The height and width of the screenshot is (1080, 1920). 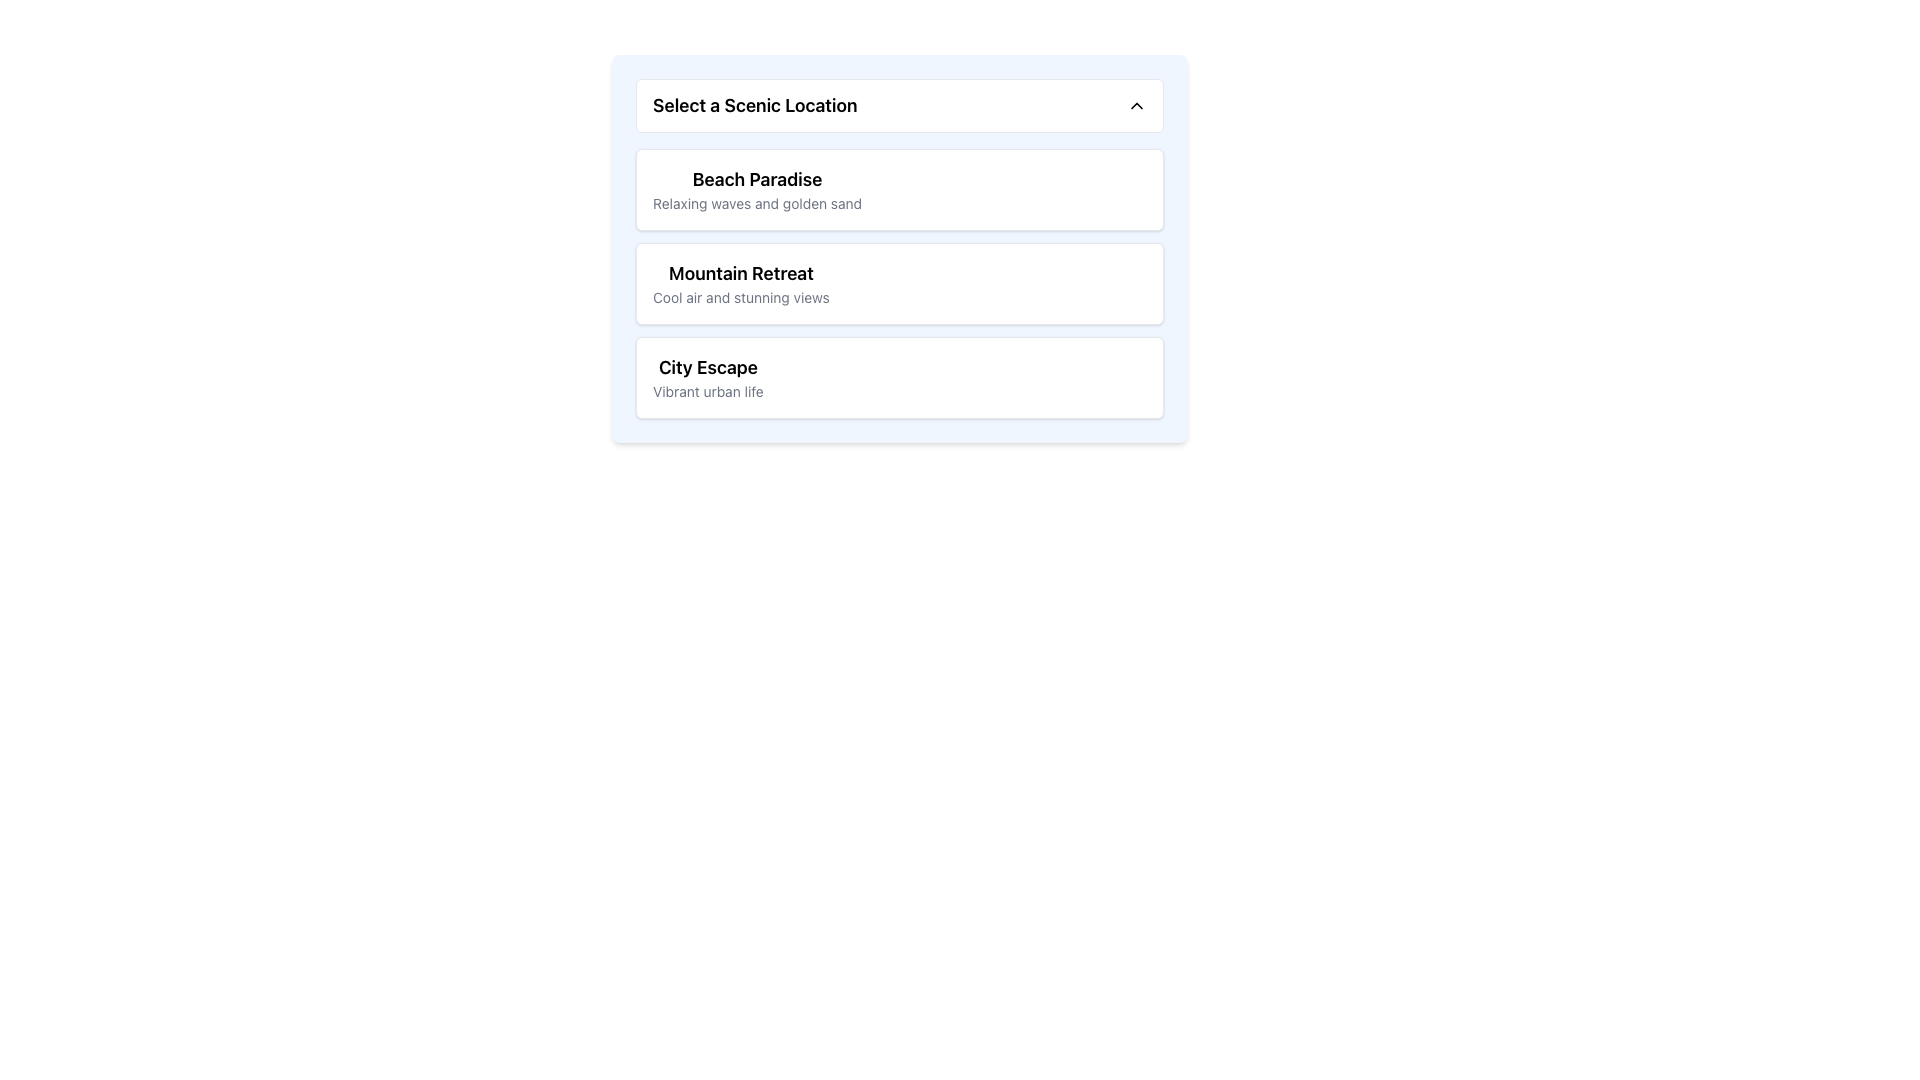 What do you see at coordinates (740, 273) in the screenshot?
I see `the text label 'Mountain Retreat', which is styled in bold font and positioned at the top of the second item in a vertically stacked list` at bounding box center [740, 273].